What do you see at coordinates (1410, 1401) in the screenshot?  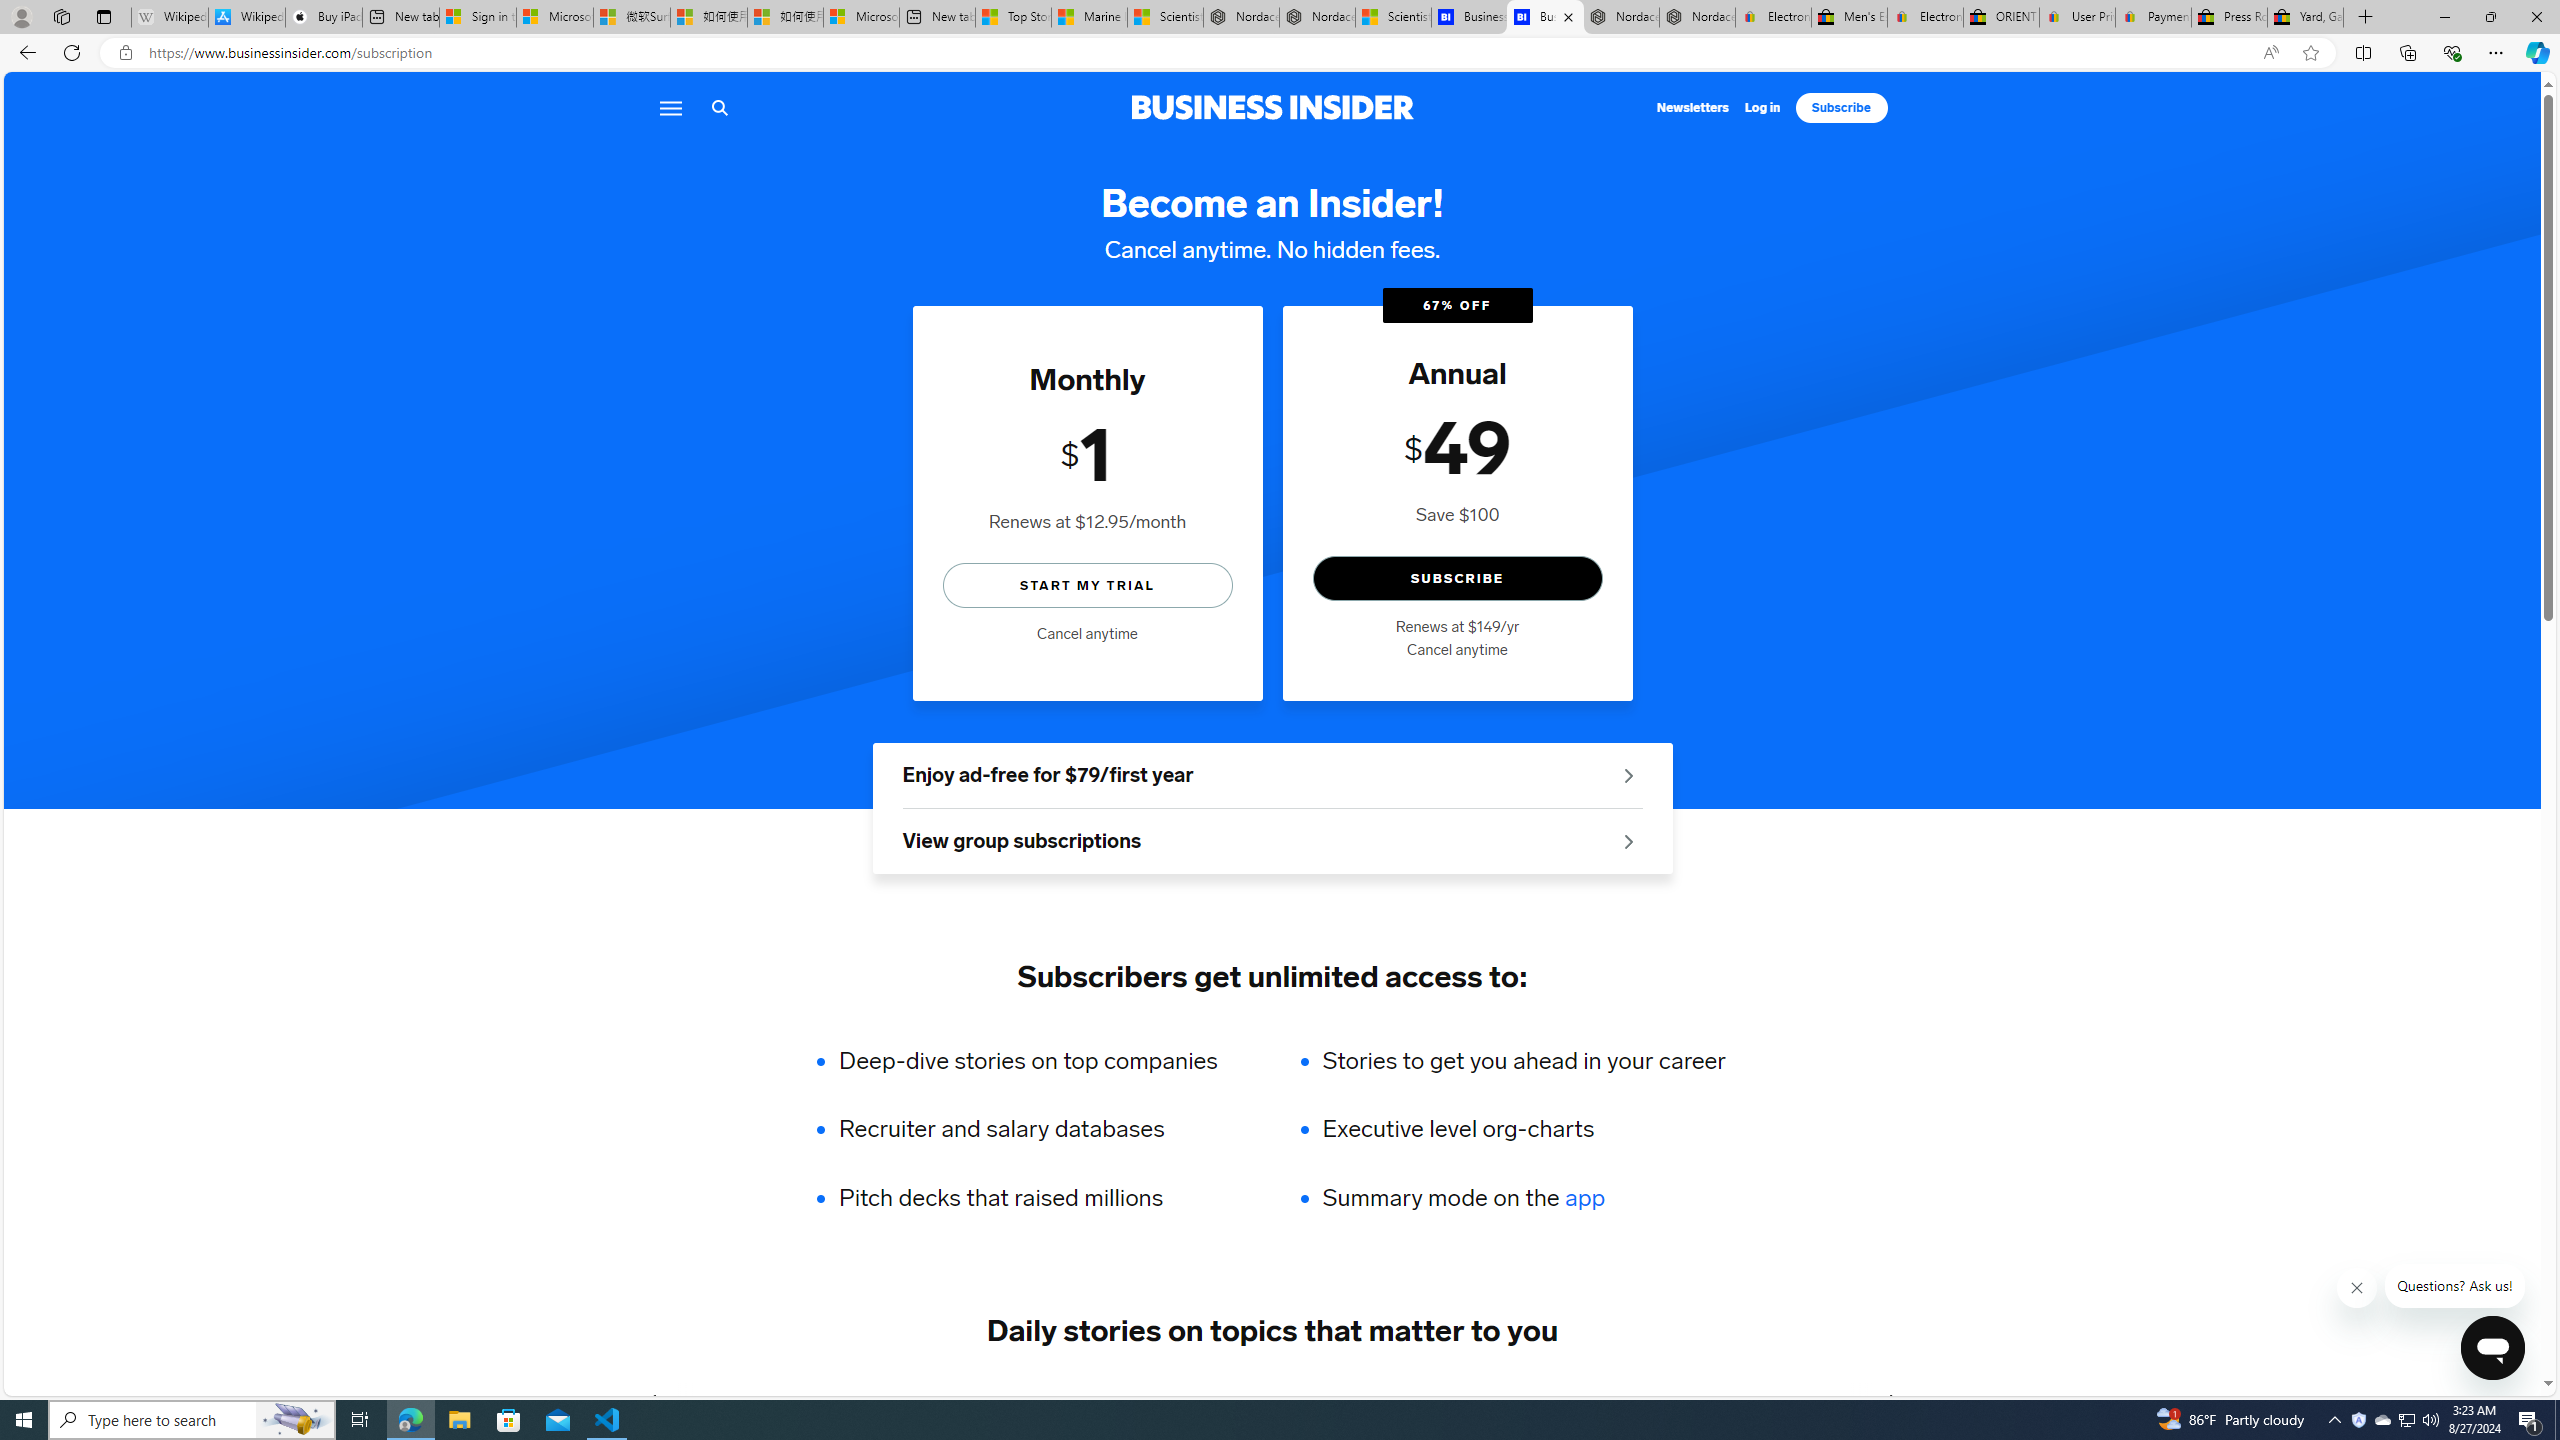 I see `'HEALTHCARE'` at bounding box center [1410, 1401].